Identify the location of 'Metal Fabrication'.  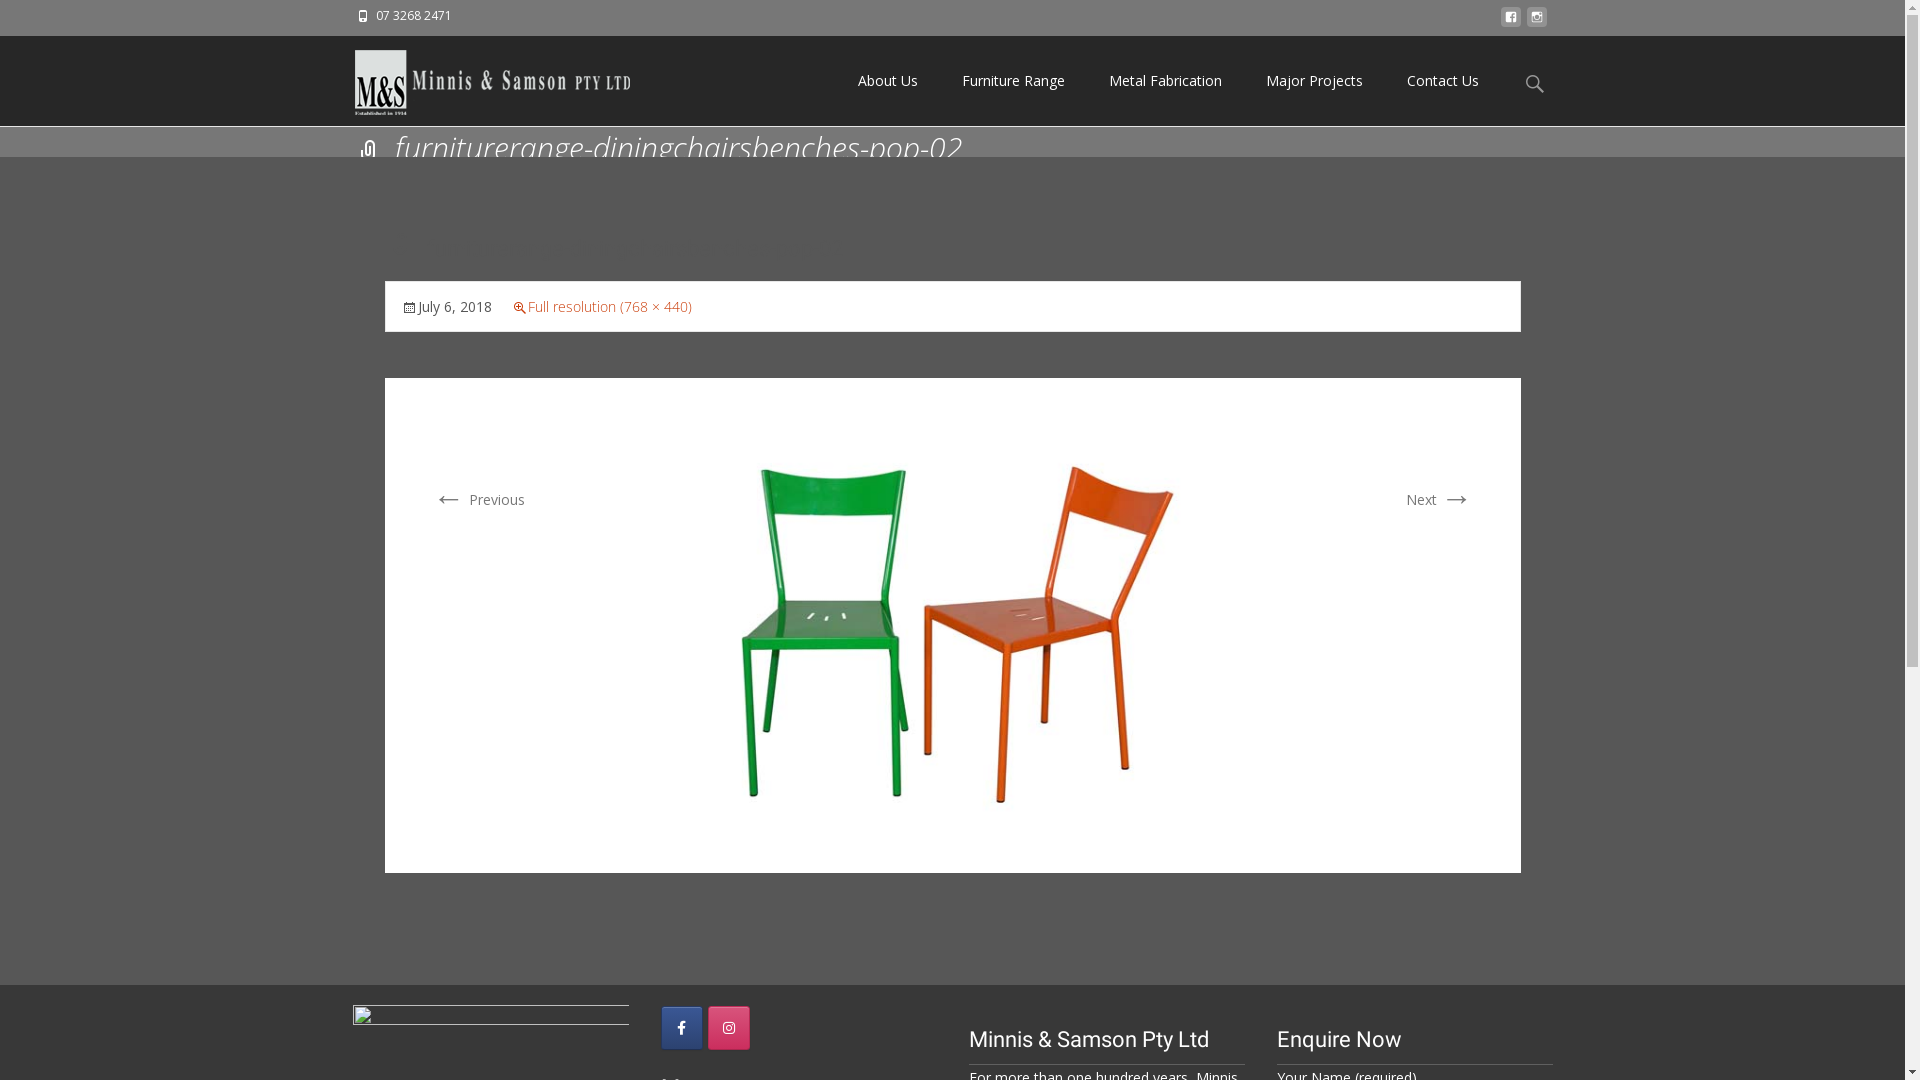
(1164, 80).